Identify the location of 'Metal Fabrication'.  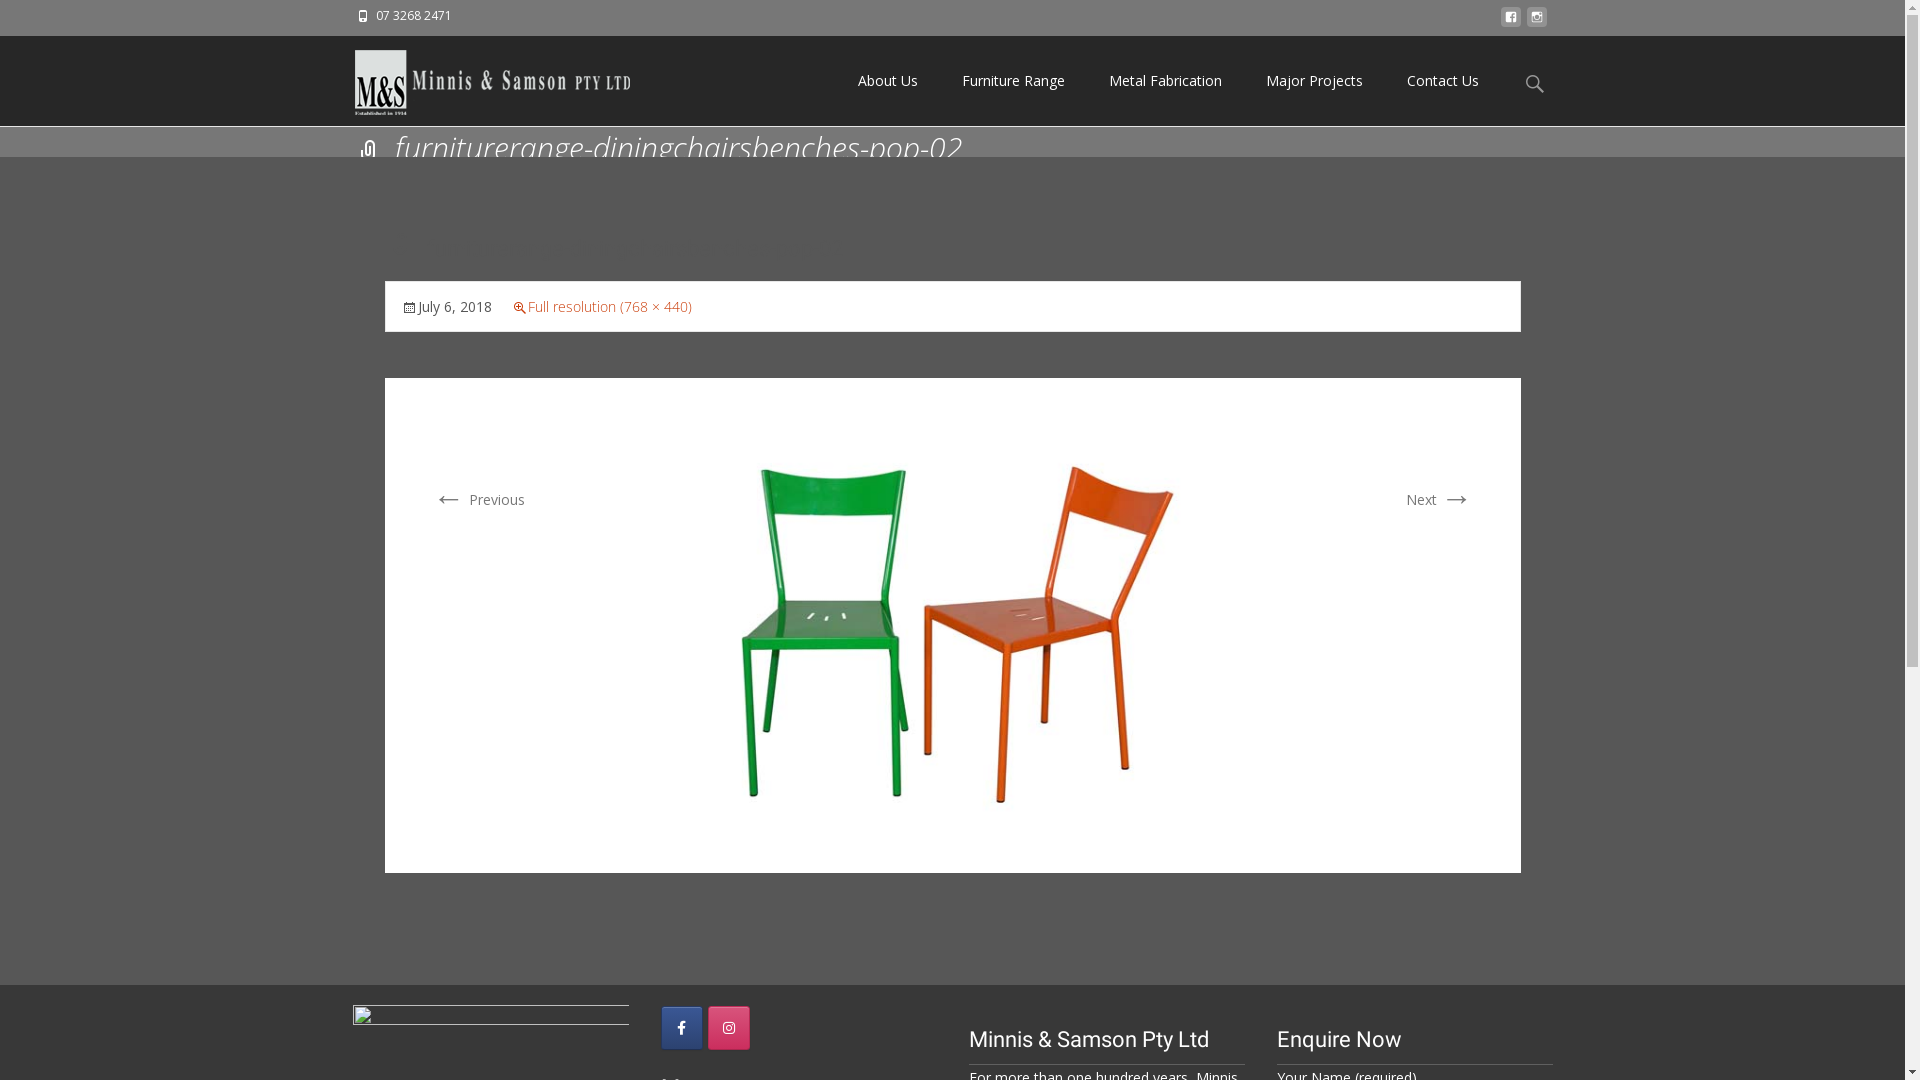
(1164, 80).